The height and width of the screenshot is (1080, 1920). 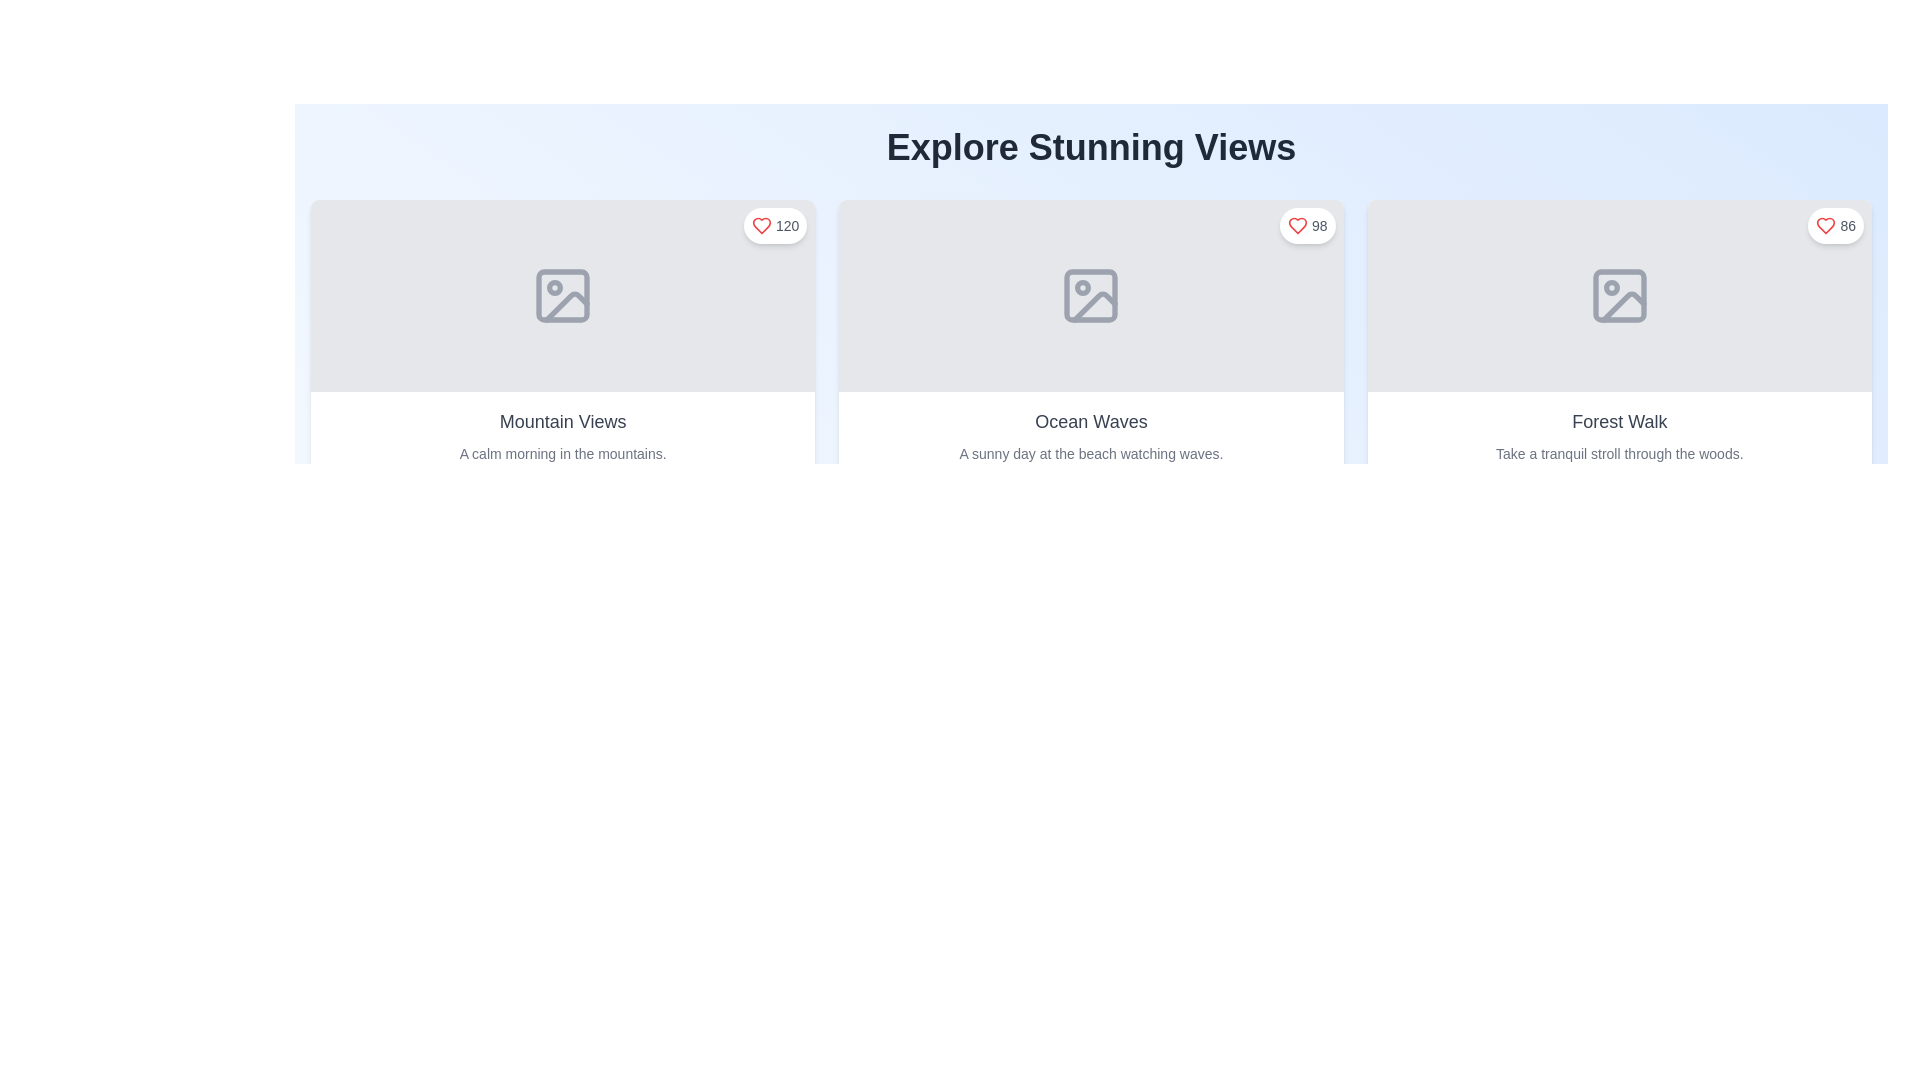 What do you see at coordinates (562, 338) in the screenshot?
I see `title 'Mountain Views' and the description 'A calm morning in the mountains.' from the Card component that features a placeholder image icon and a red heart icon with likes` at bounding box center [562, 338].